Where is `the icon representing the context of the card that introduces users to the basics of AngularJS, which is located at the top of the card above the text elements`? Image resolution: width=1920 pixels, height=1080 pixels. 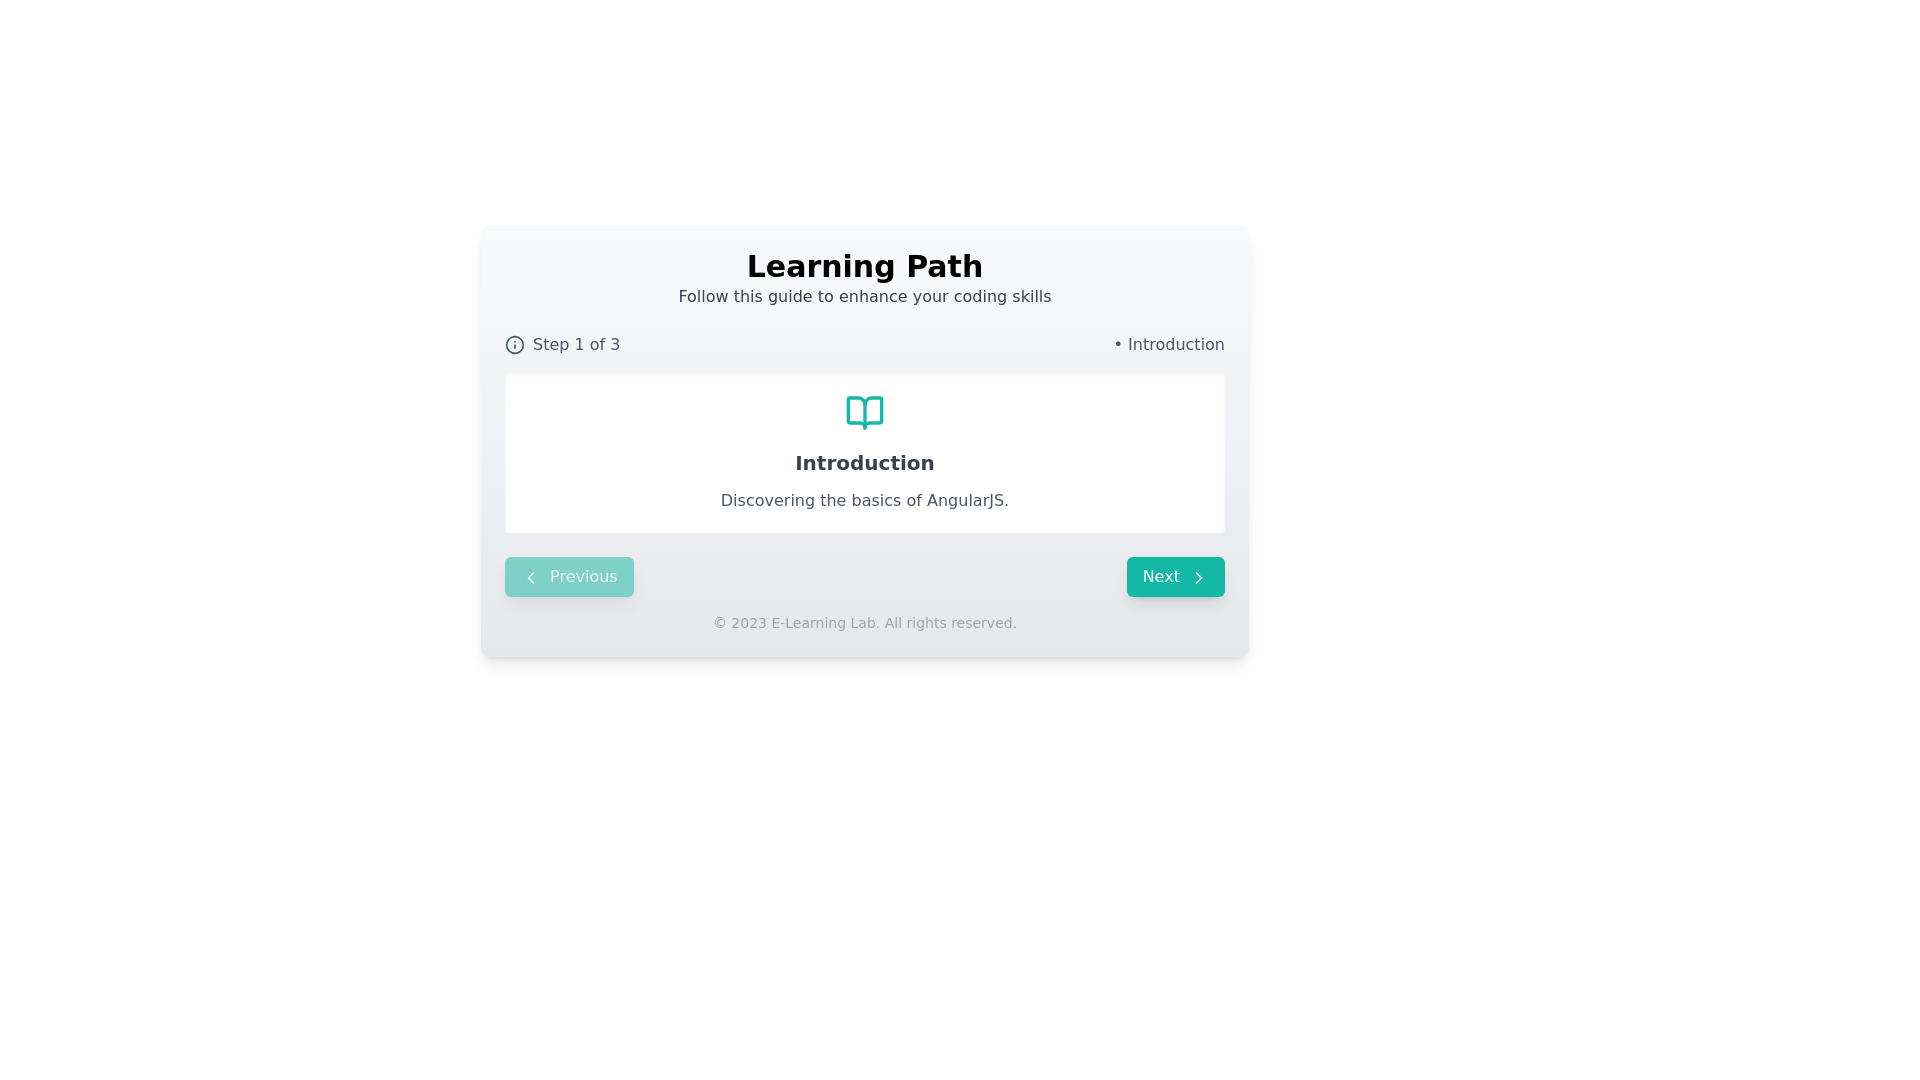 the icon representing the context of the card that introduces users to the basics of AngularJS, which is located at the top of the card above the text elements is located at coordinates (864, 411).